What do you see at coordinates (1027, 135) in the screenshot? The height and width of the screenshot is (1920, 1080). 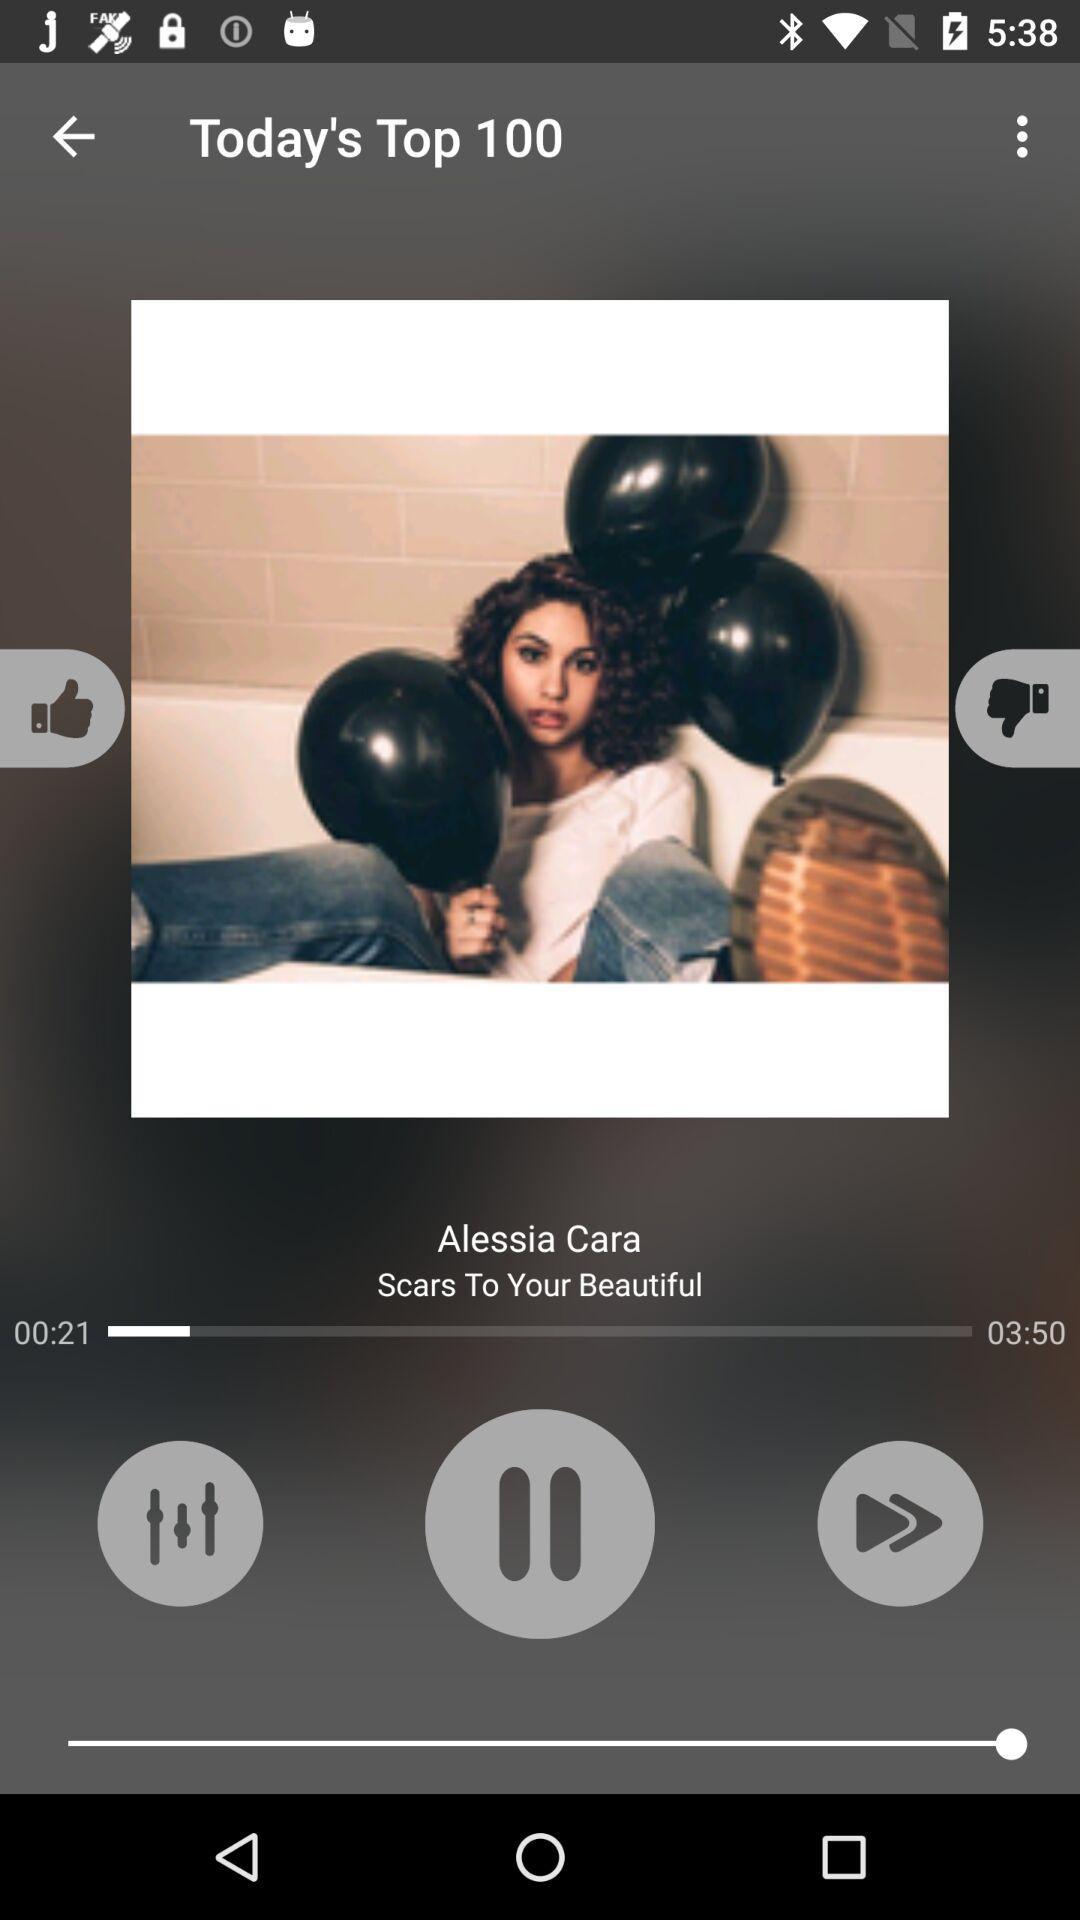 I see `icon at the top right corner` at bounding box center [1027, 135].